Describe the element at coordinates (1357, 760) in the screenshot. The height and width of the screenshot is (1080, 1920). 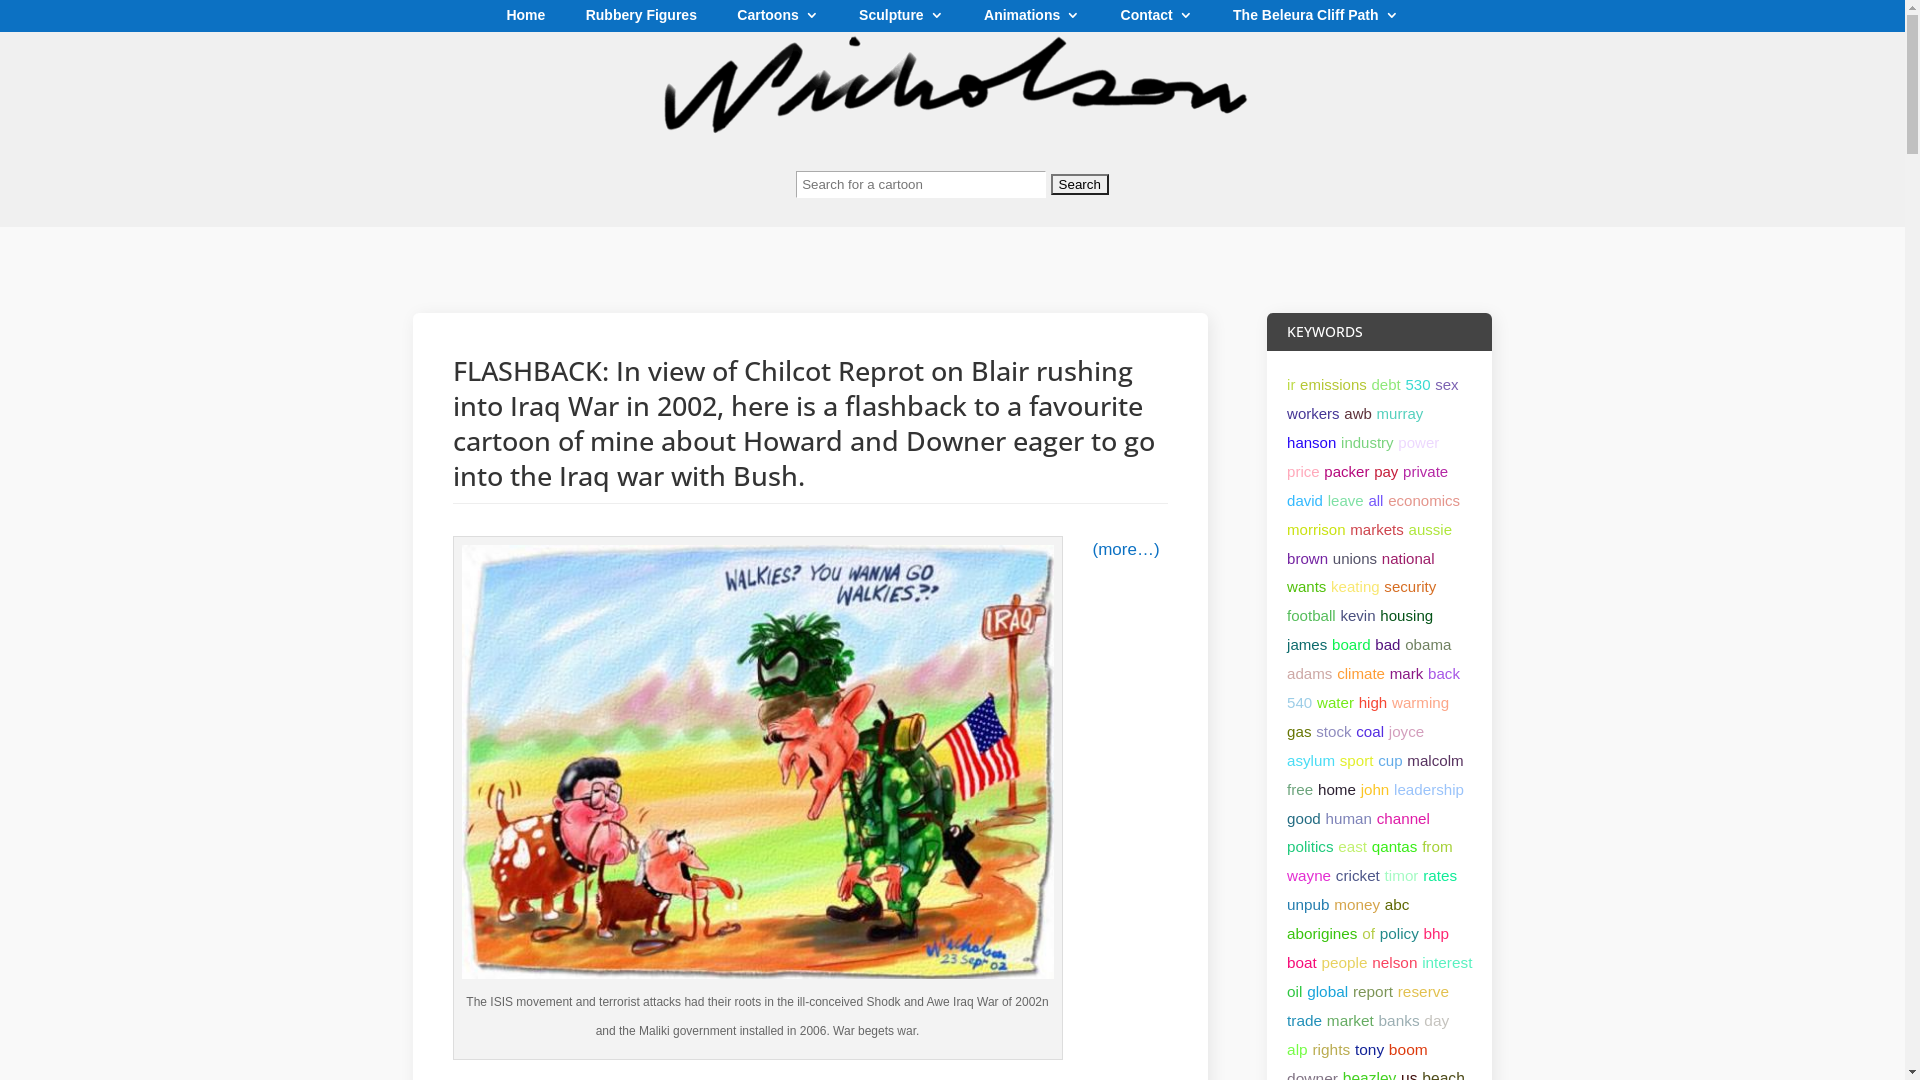
I see `'sport'` at that location.